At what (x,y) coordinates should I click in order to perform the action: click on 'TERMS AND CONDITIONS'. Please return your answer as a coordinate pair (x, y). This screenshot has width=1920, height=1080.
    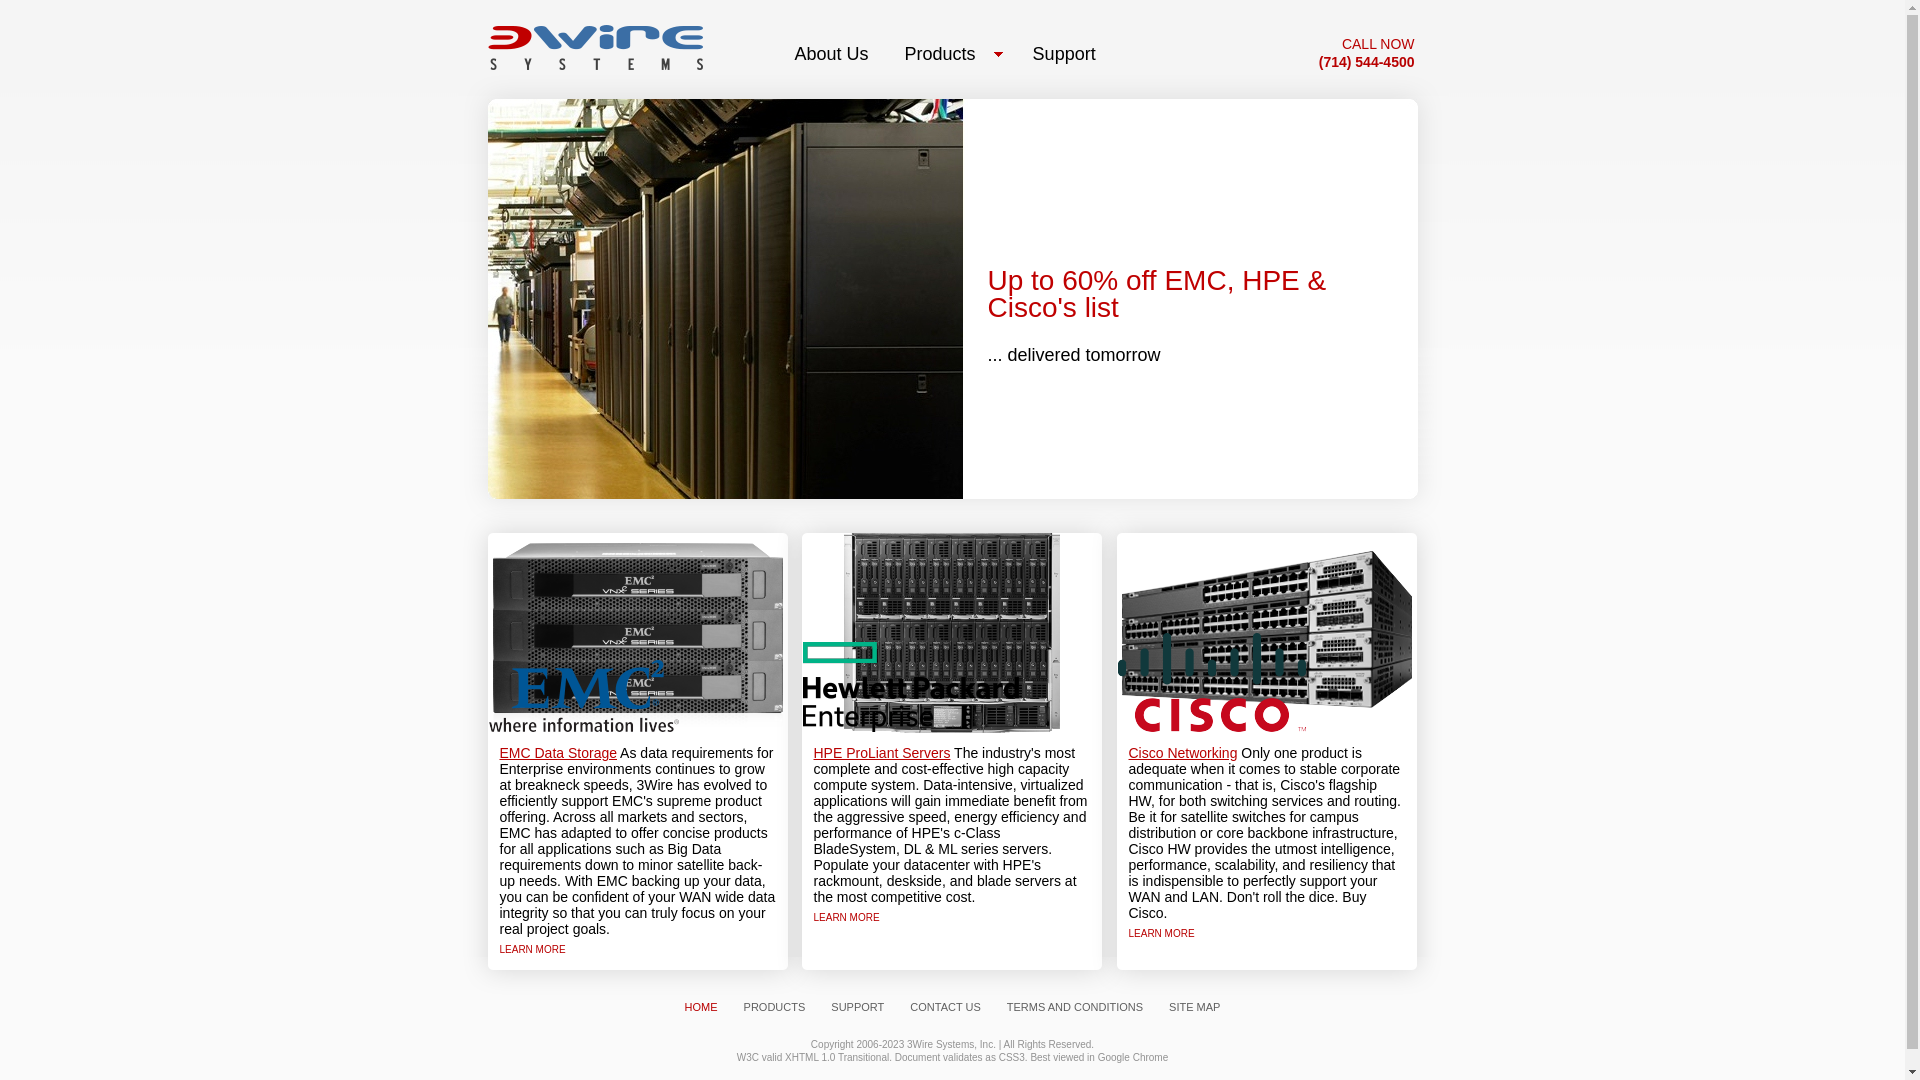
    Looking at the image, I should click on (1074, 1006).